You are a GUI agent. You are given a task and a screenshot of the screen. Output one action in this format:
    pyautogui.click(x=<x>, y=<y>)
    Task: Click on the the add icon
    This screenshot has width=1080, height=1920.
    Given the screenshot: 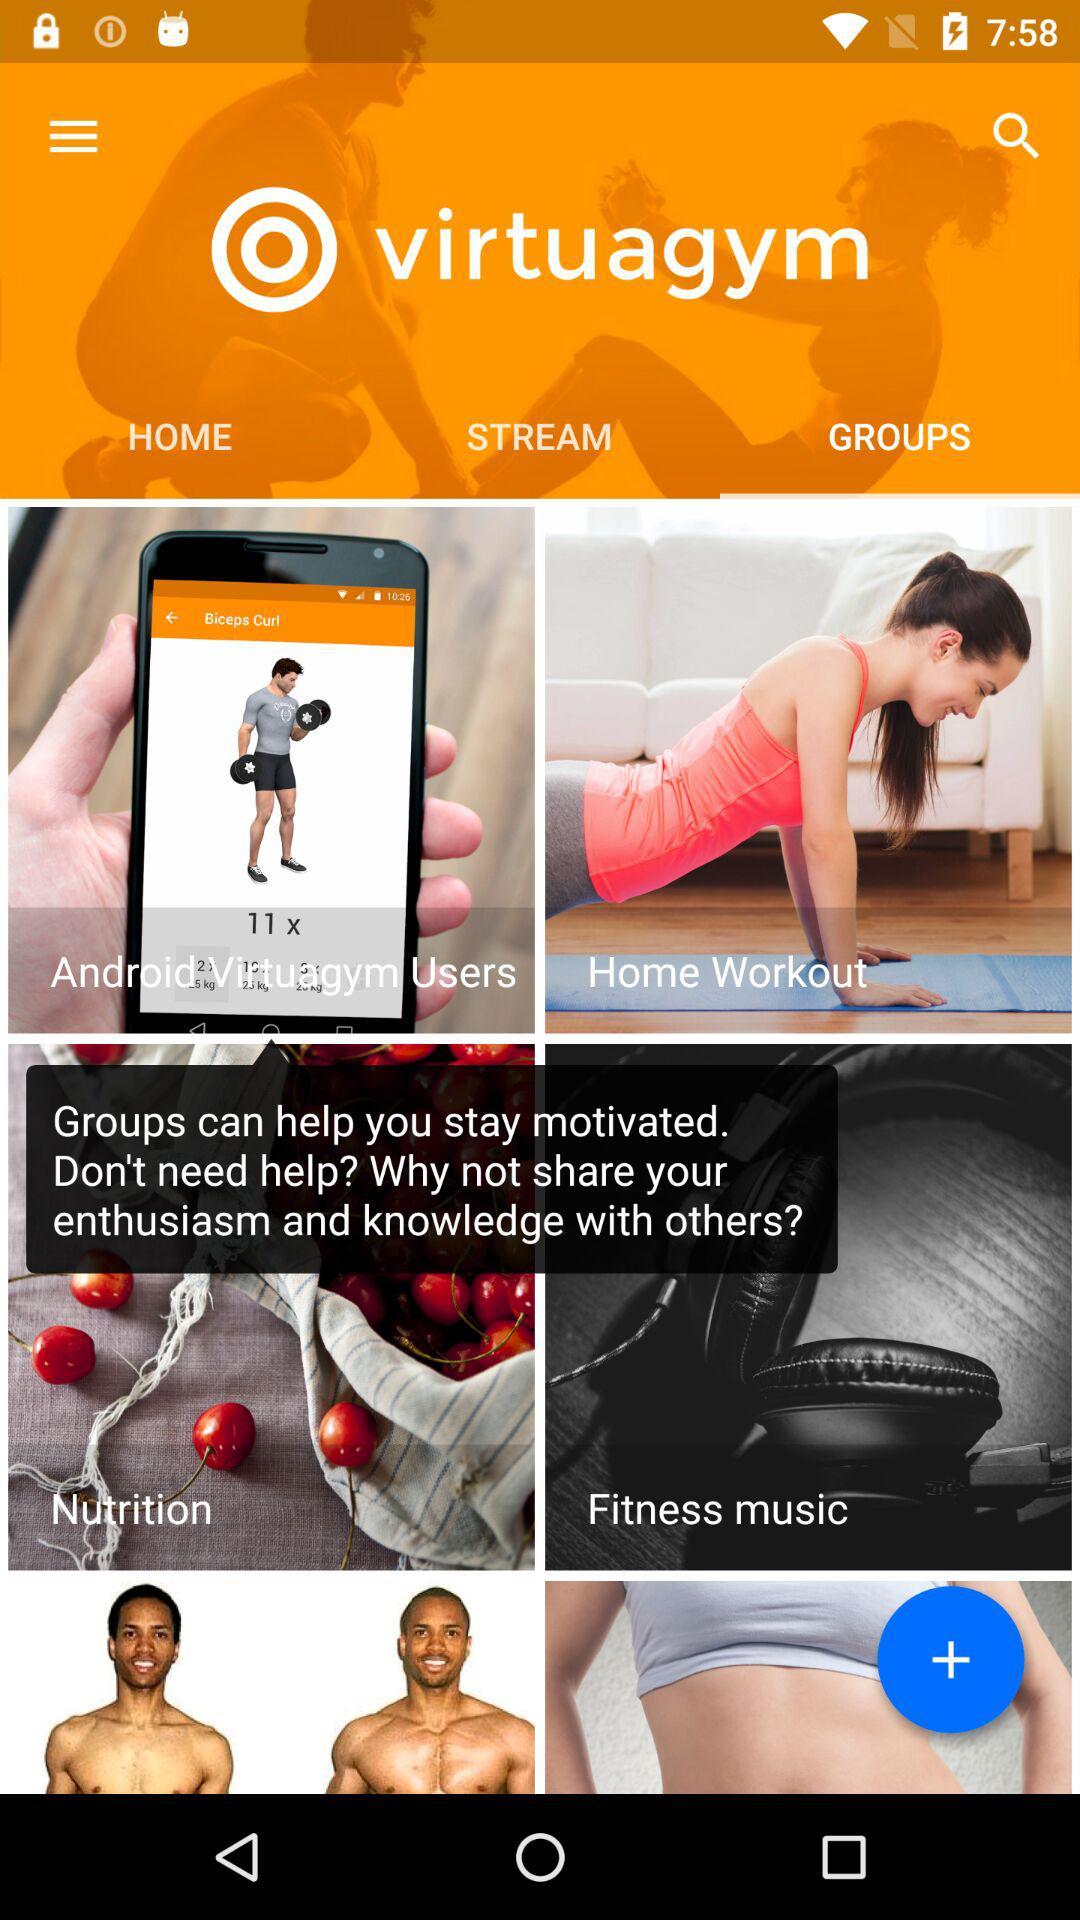 What is the action you would take?
    pyautogui.click(x=950, y=1659)
    